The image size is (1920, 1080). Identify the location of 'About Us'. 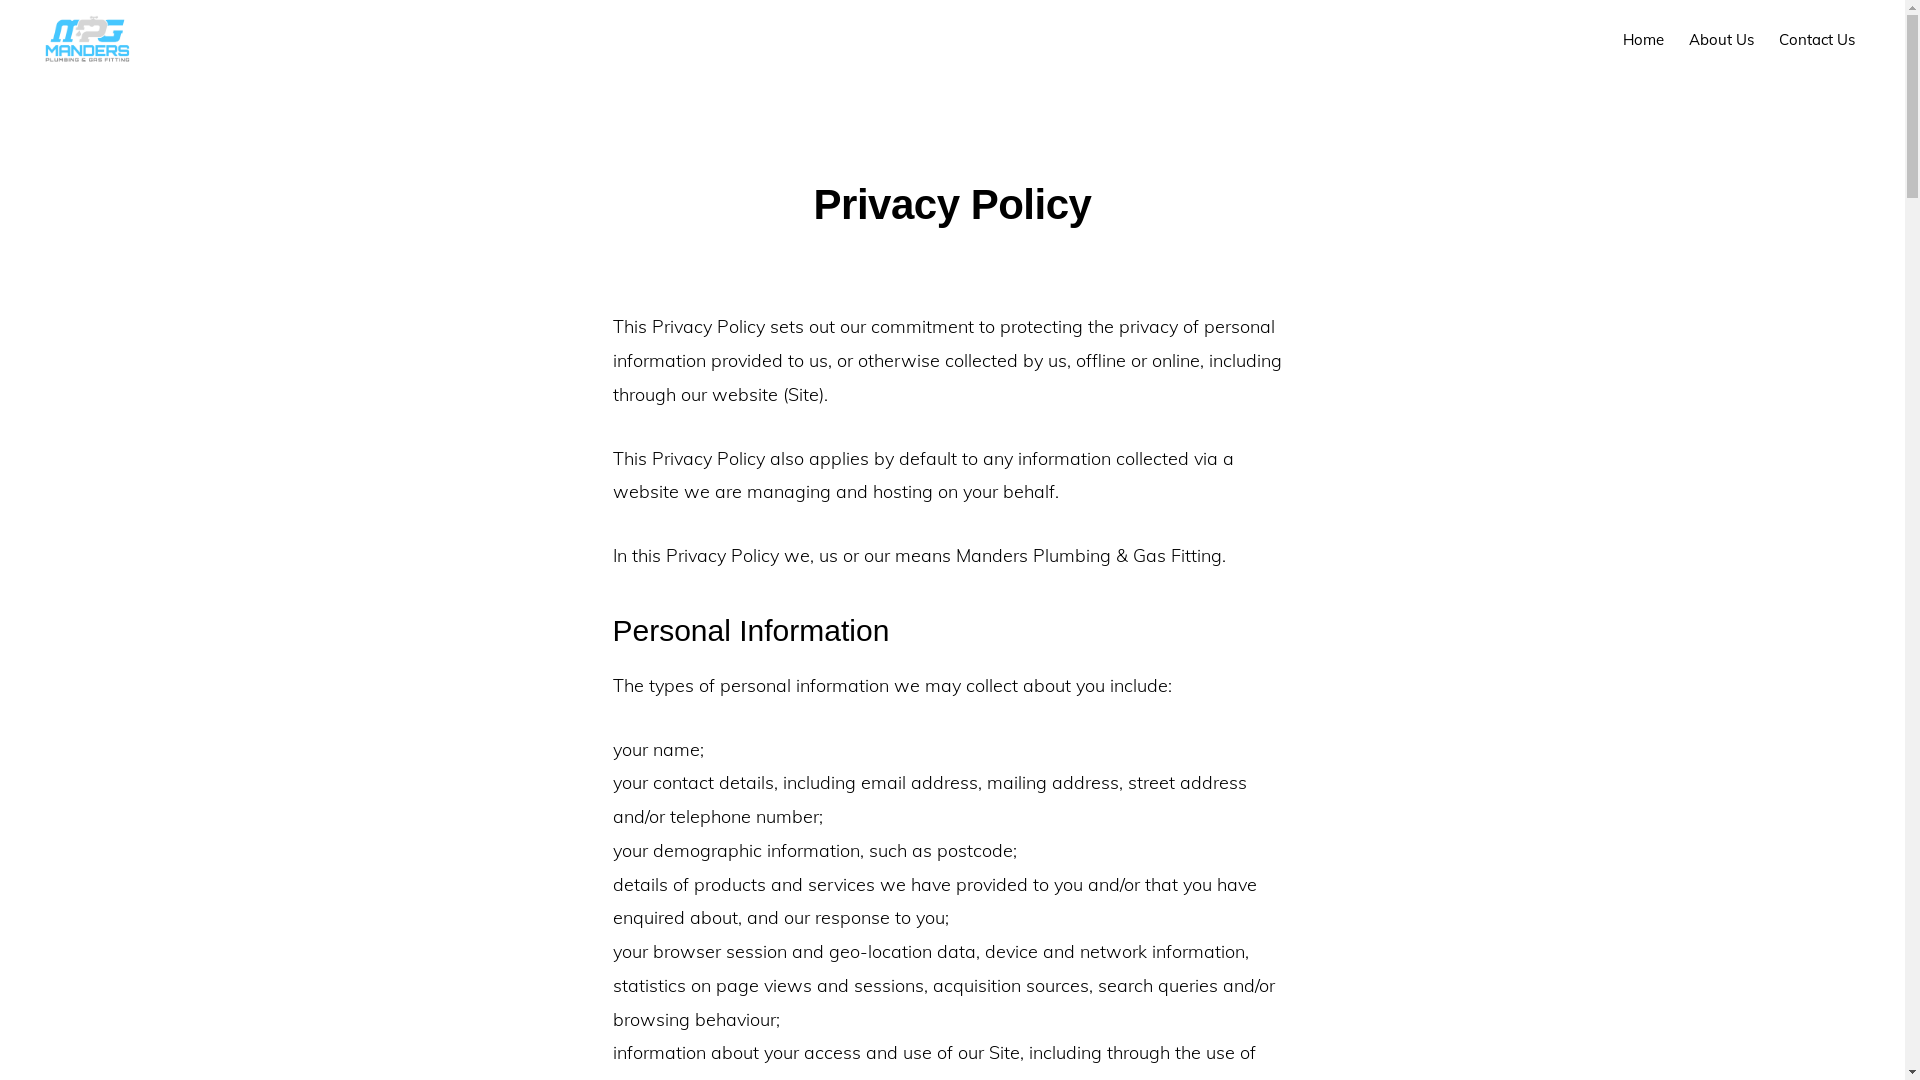
(1720, 39).